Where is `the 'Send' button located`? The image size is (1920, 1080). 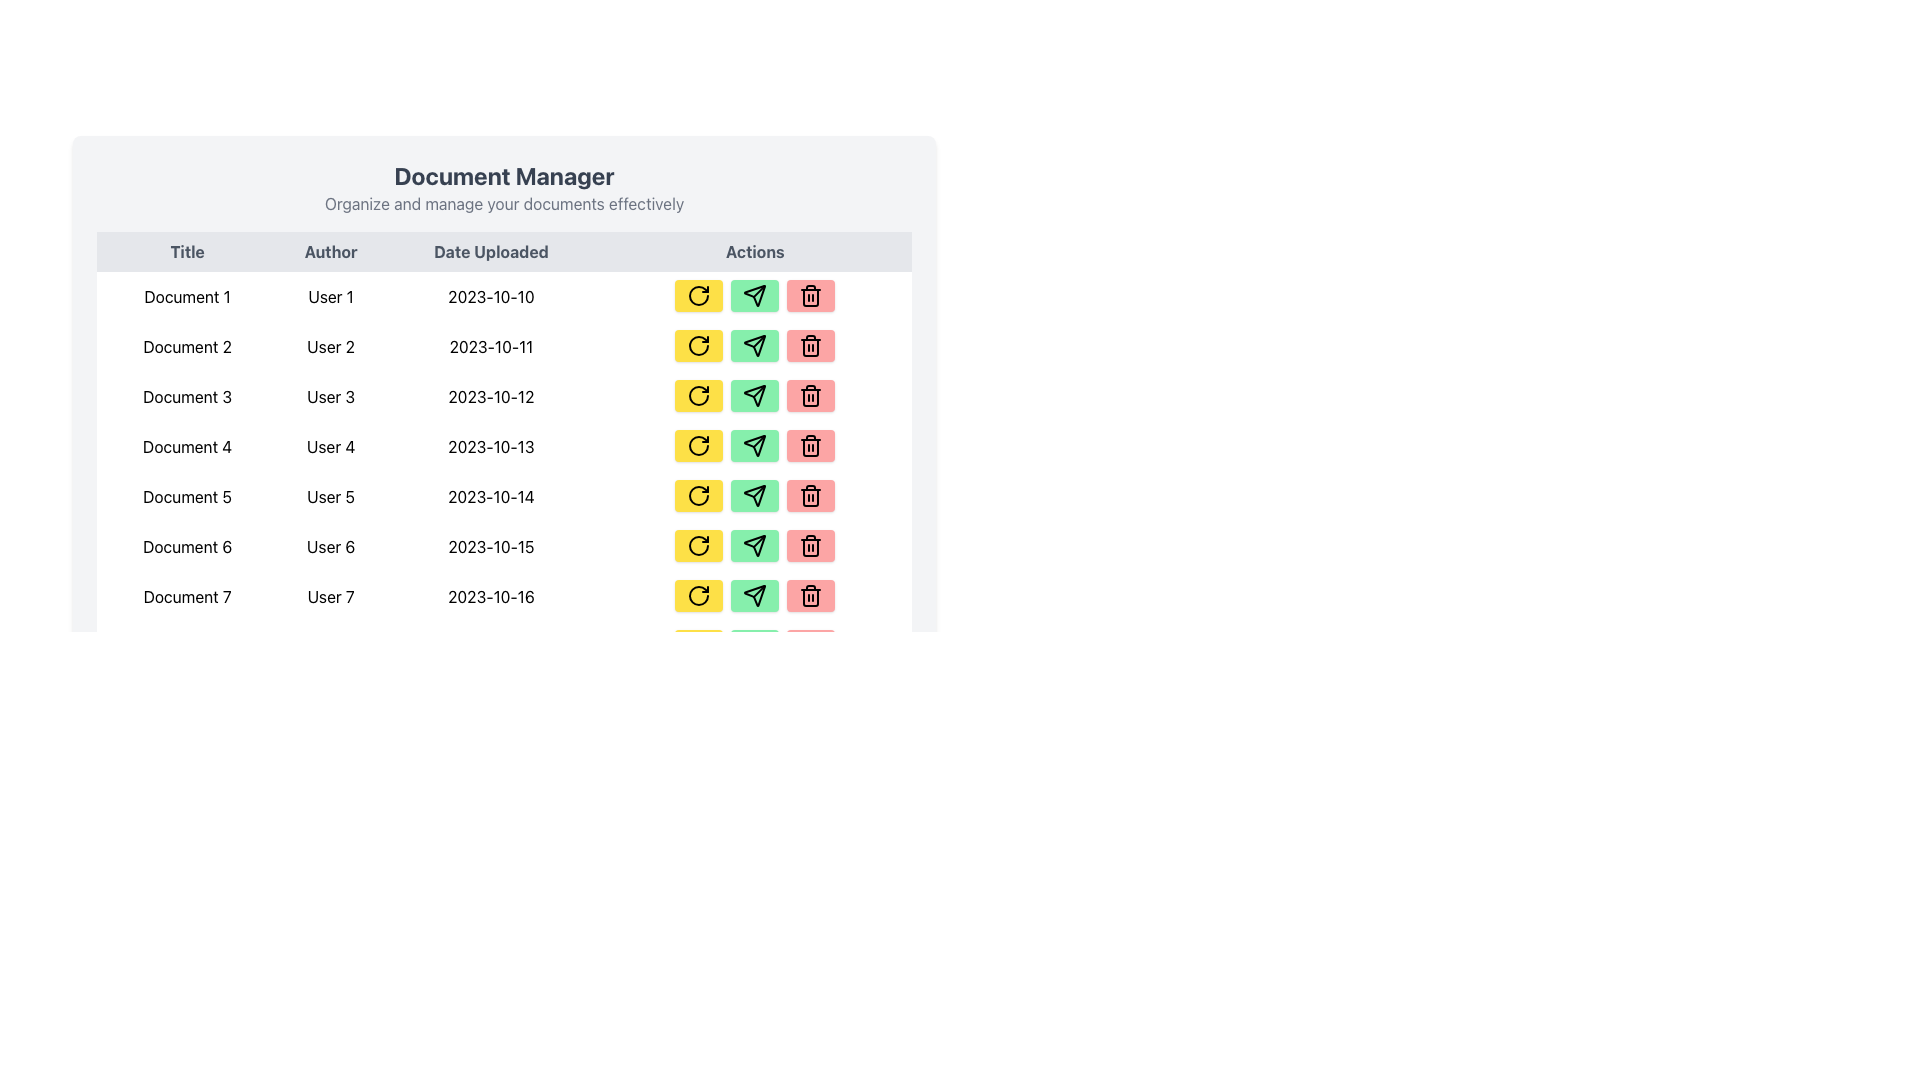
the 'Send' button located is located at coordinates (754, 396).